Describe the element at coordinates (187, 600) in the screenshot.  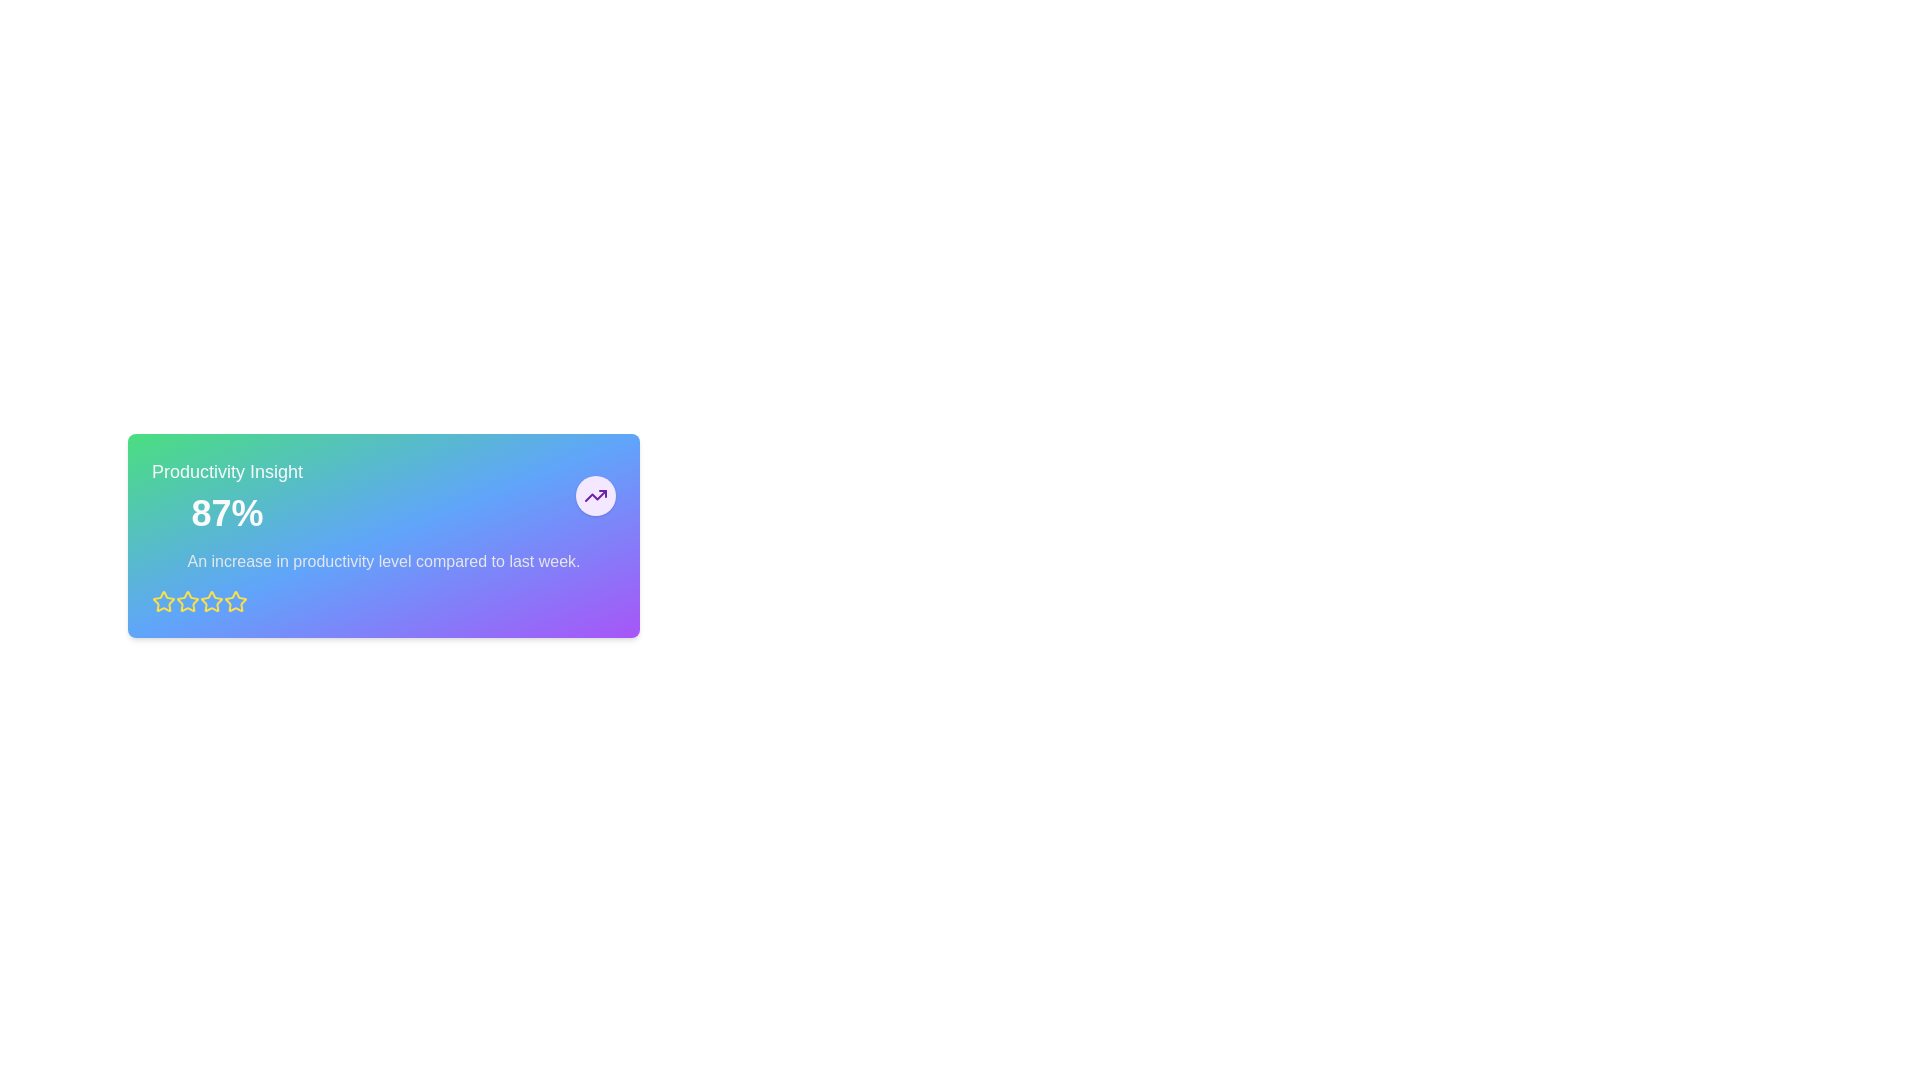
I see `the second star icon from the left` at that location.